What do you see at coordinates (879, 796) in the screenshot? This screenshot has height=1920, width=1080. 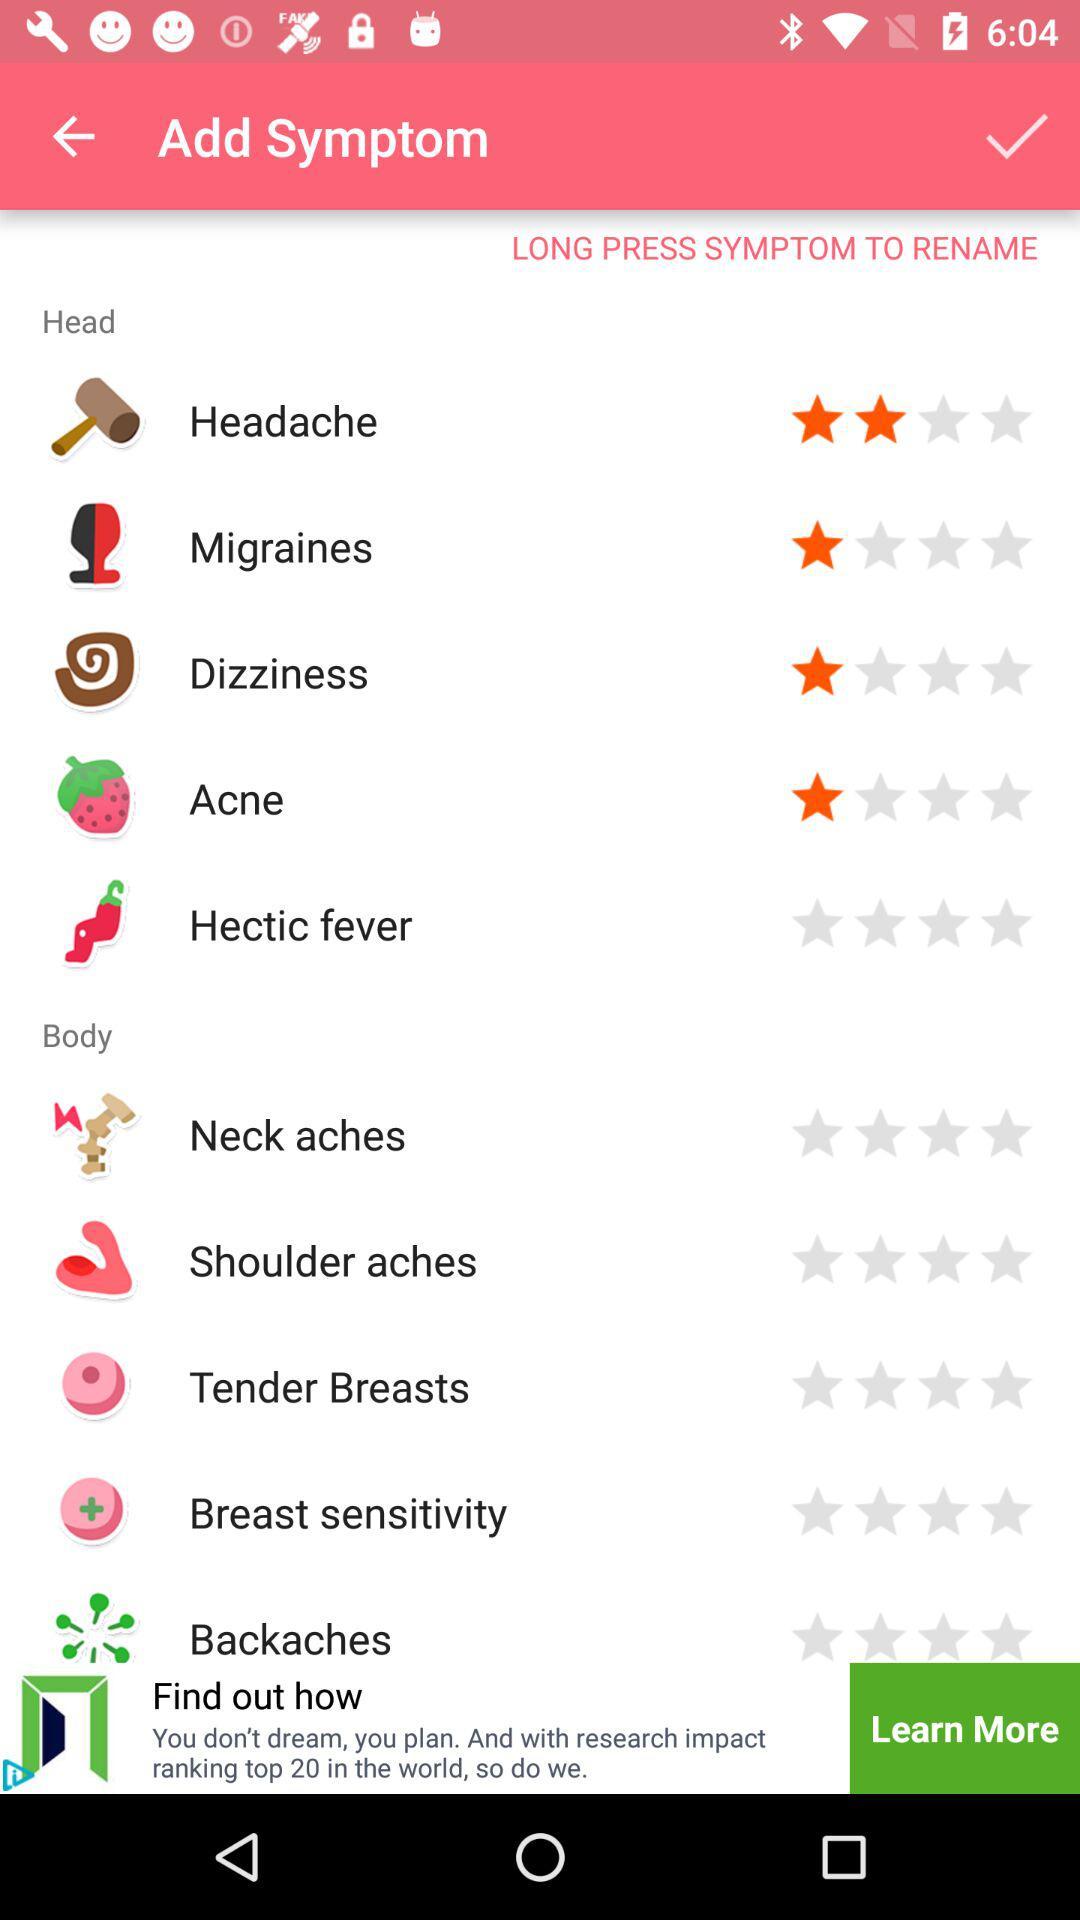 I see `rating` at bounding box center [879, 796].